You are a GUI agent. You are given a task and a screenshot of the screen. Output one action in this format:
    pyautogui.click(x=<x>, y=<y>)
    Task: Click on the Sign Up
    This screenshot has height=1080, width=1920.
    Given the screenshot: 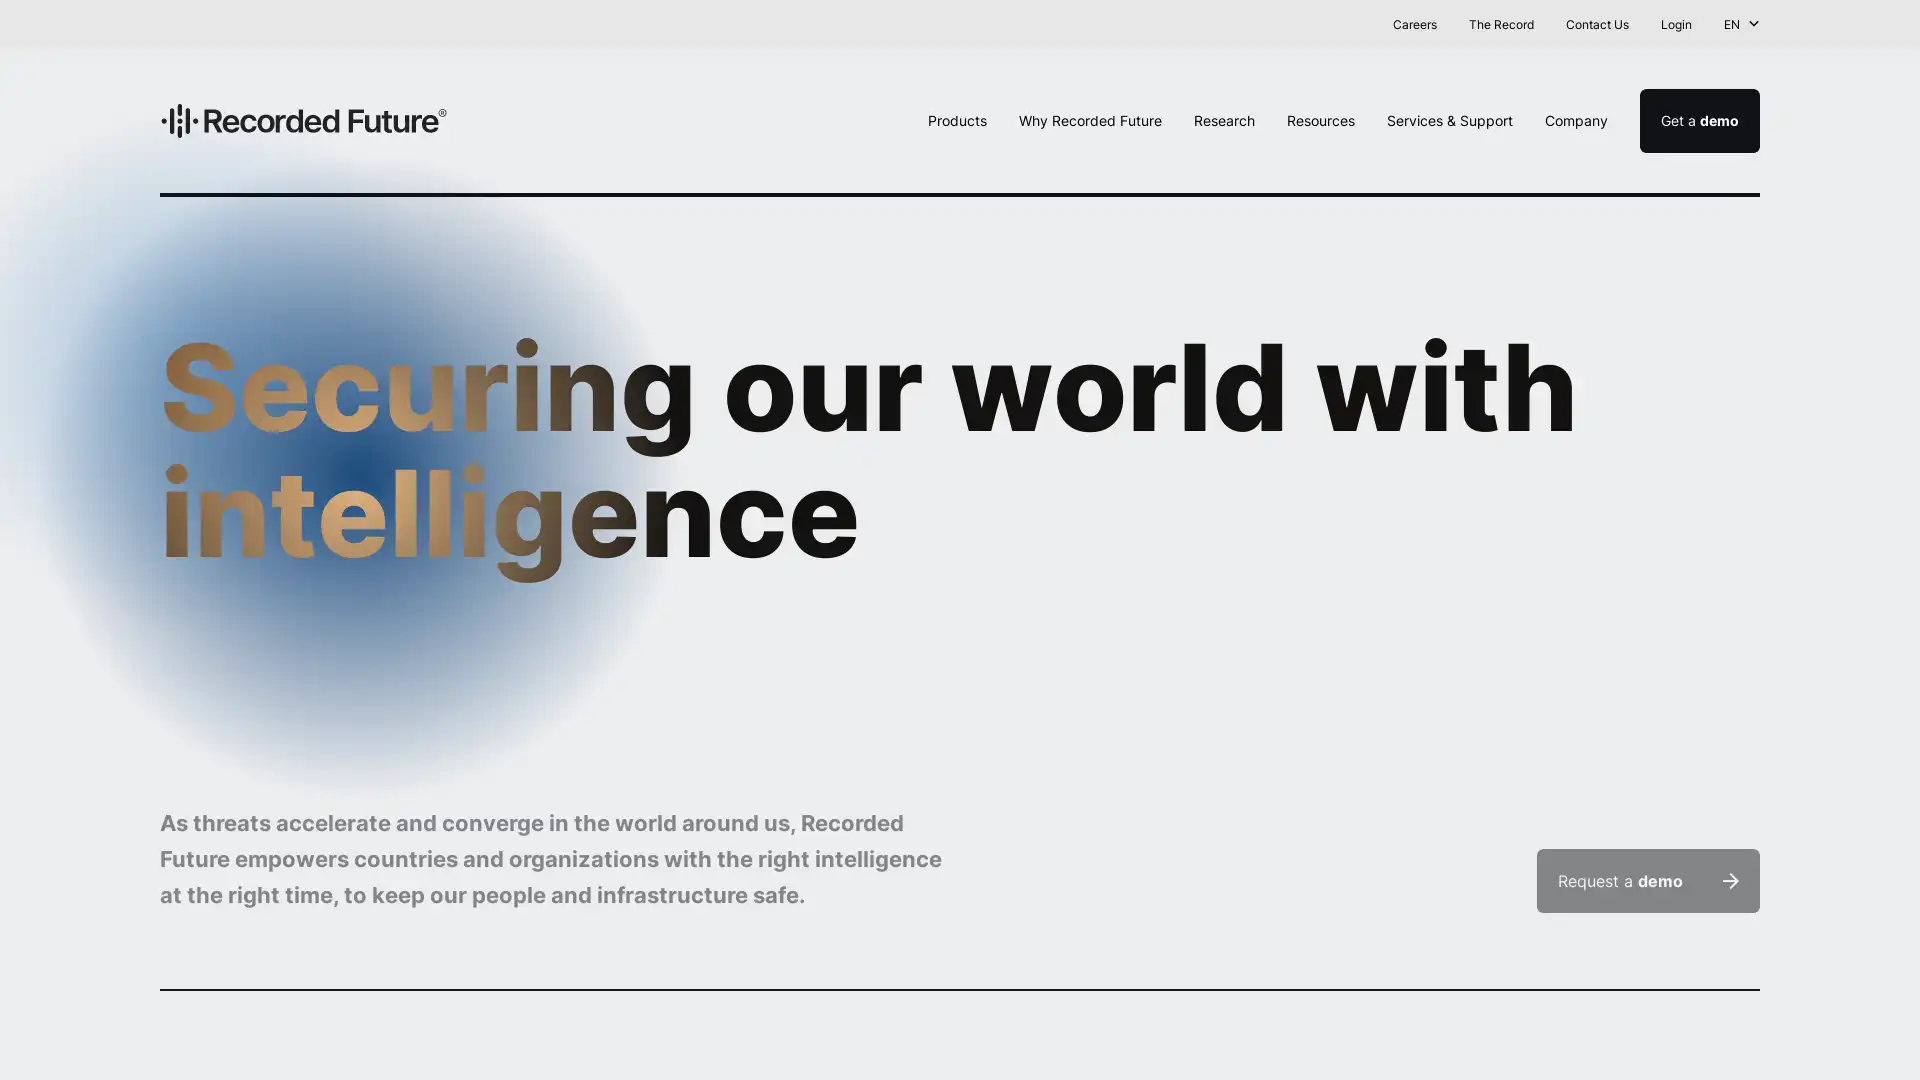 What is the action you would take?
    pyautogui.click(x=1205, y=23)
    